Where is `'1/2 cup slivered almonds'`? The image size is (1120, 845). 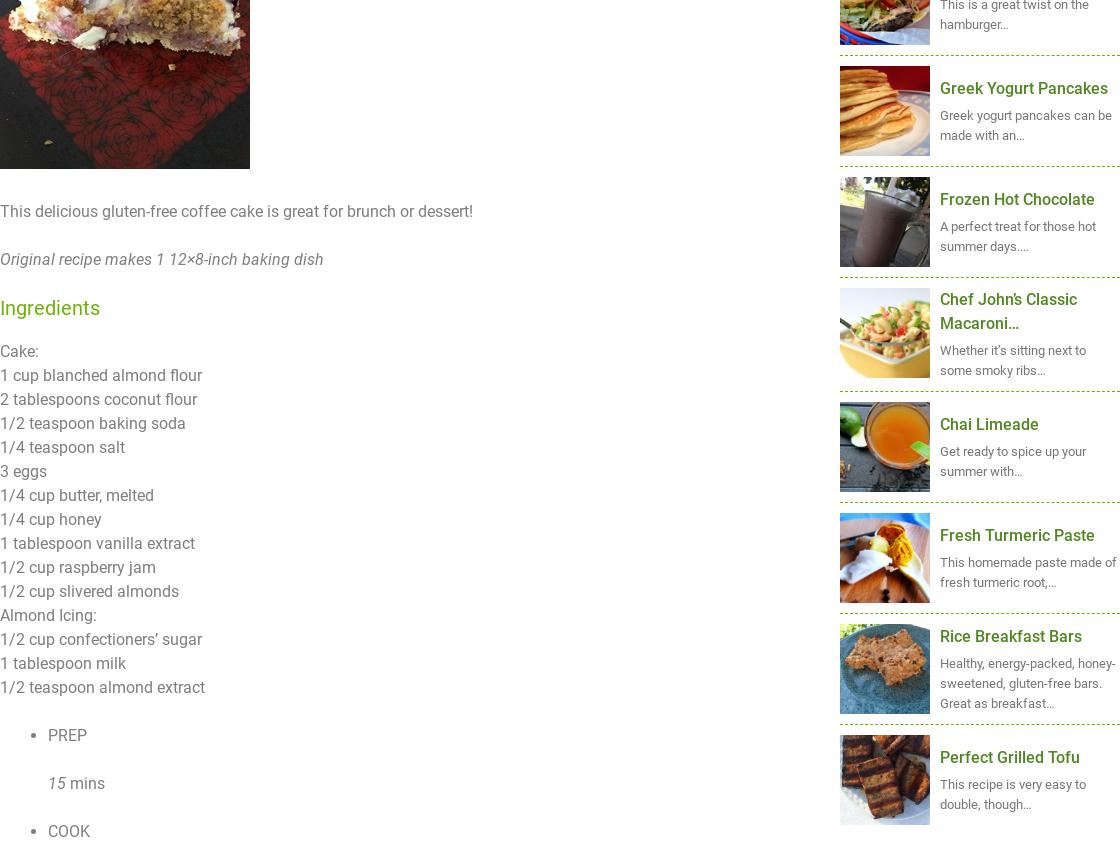
'1/2 cup slivered almonds' is located at coordinates (89, 590).